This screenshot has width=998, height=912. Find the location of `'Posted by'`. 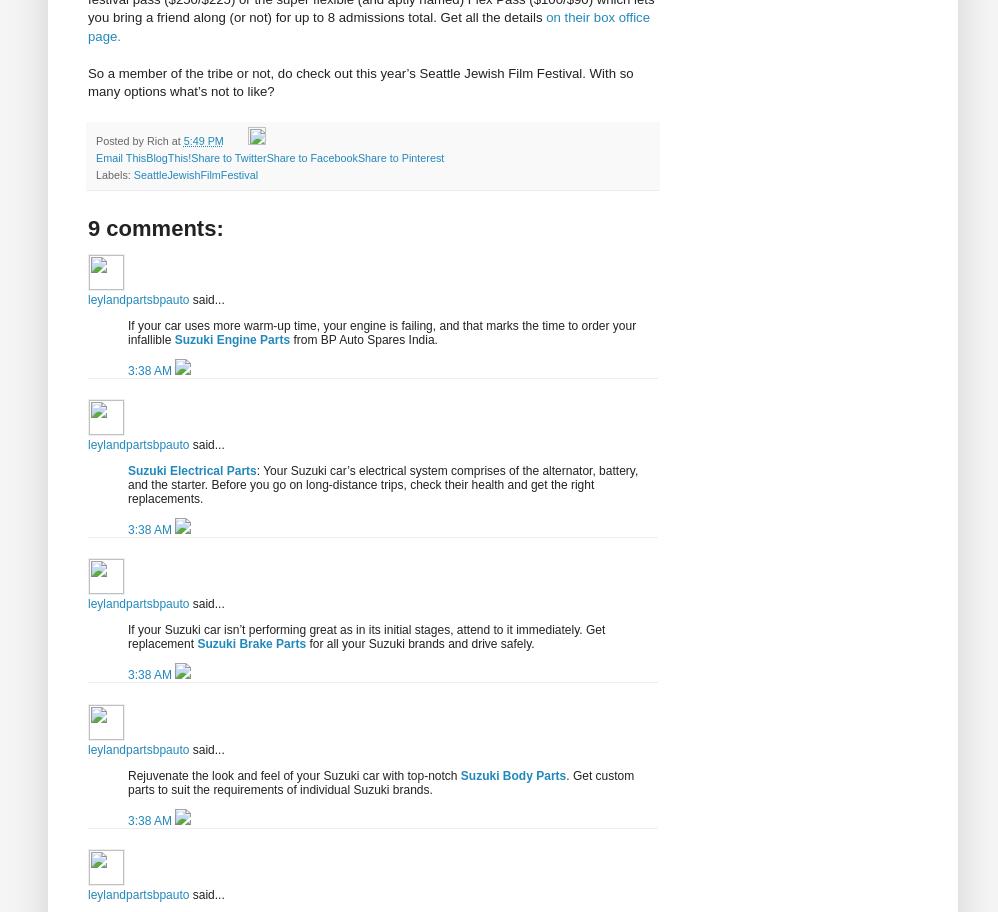

'Posted by' is located at coordinates (121, 138).